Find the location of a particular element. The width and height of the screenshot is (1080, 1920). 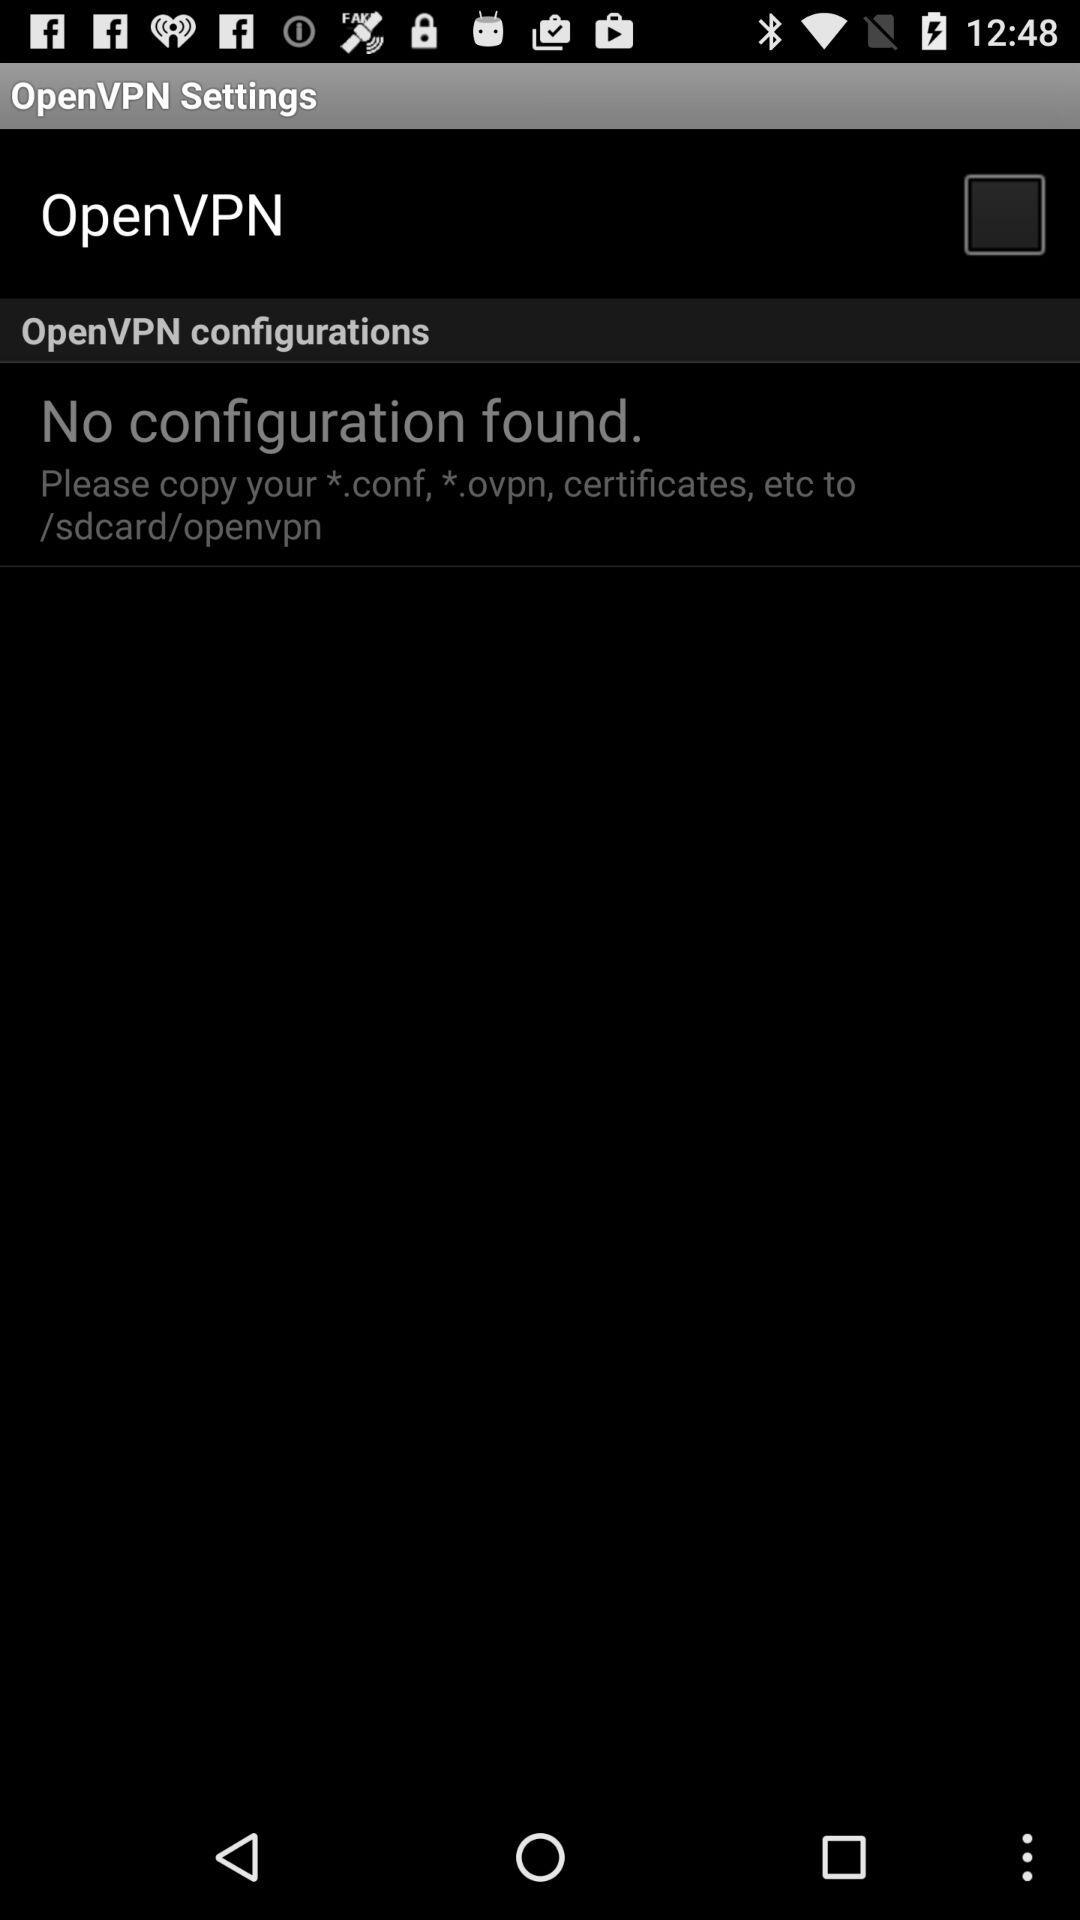

no configuration found. app is located at coordinates (341, 417).